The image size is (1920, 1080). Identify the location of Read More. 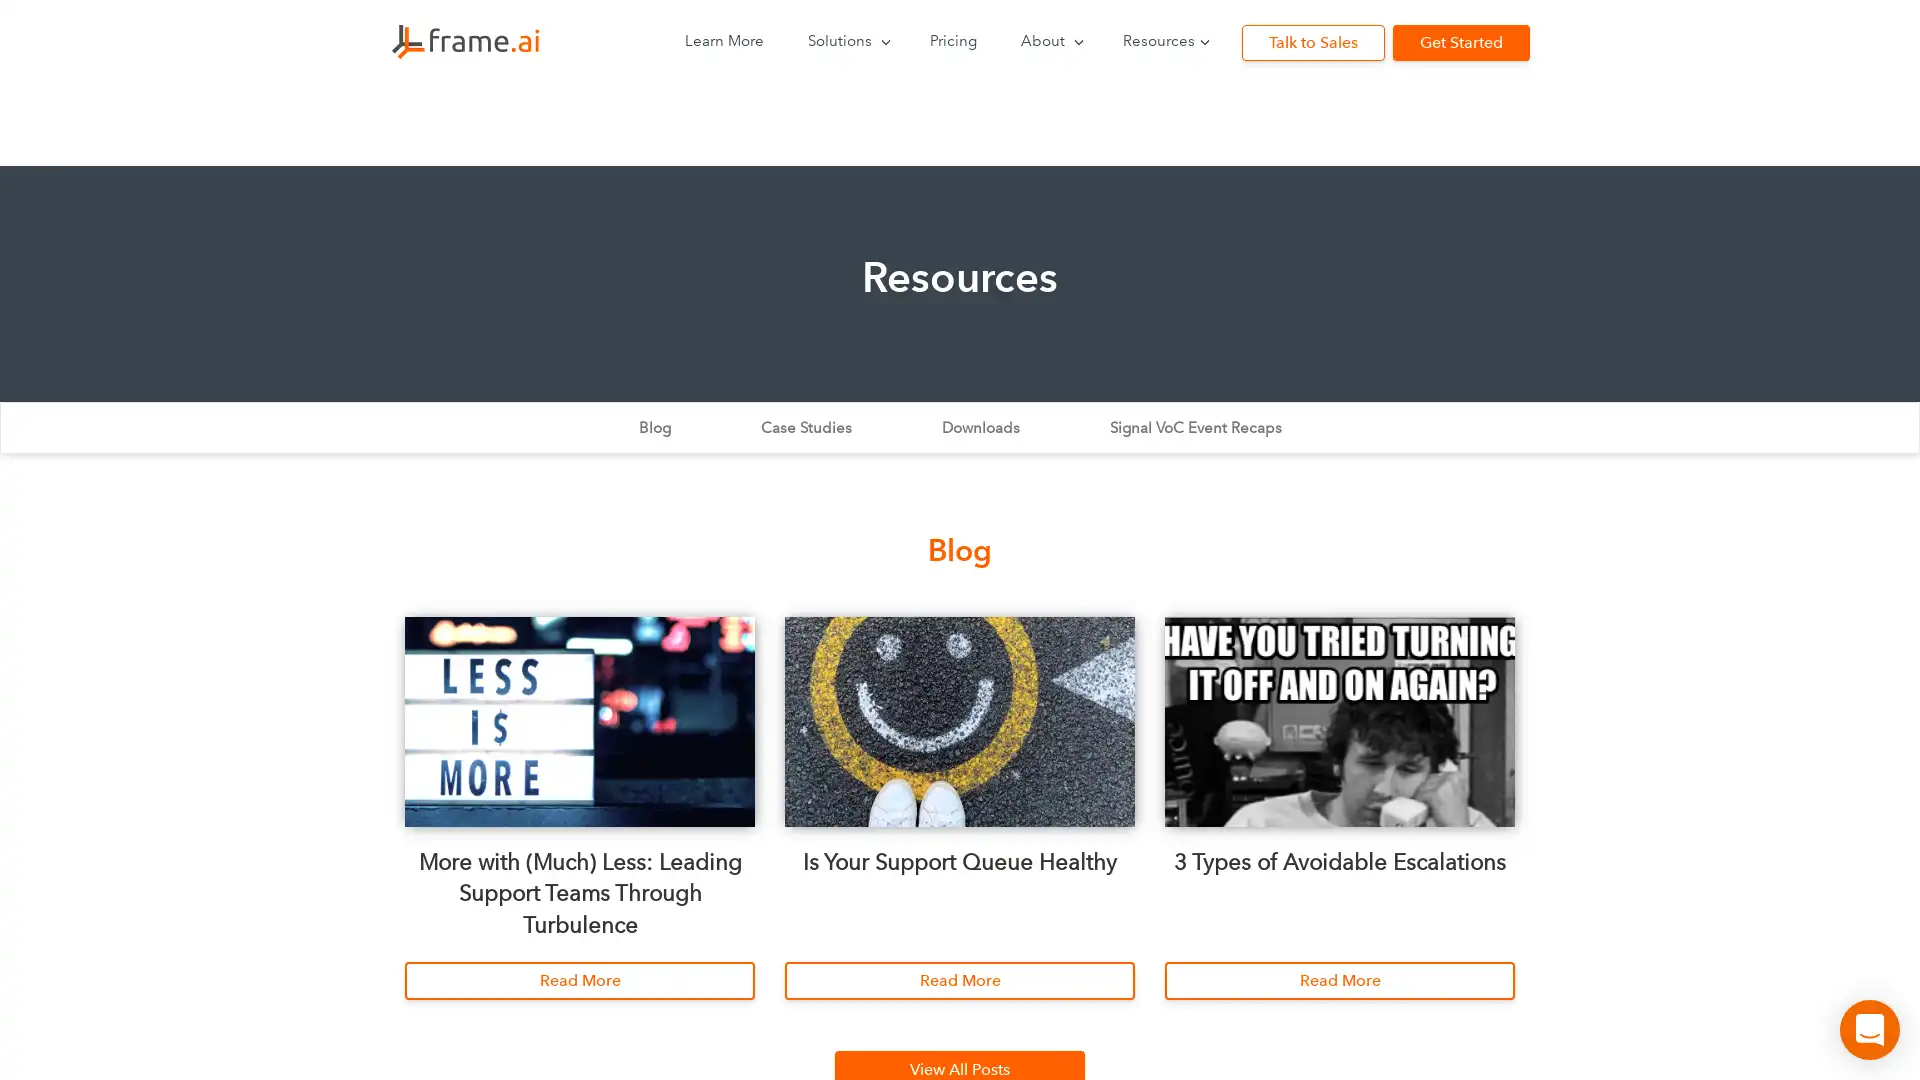
(1339, 979).